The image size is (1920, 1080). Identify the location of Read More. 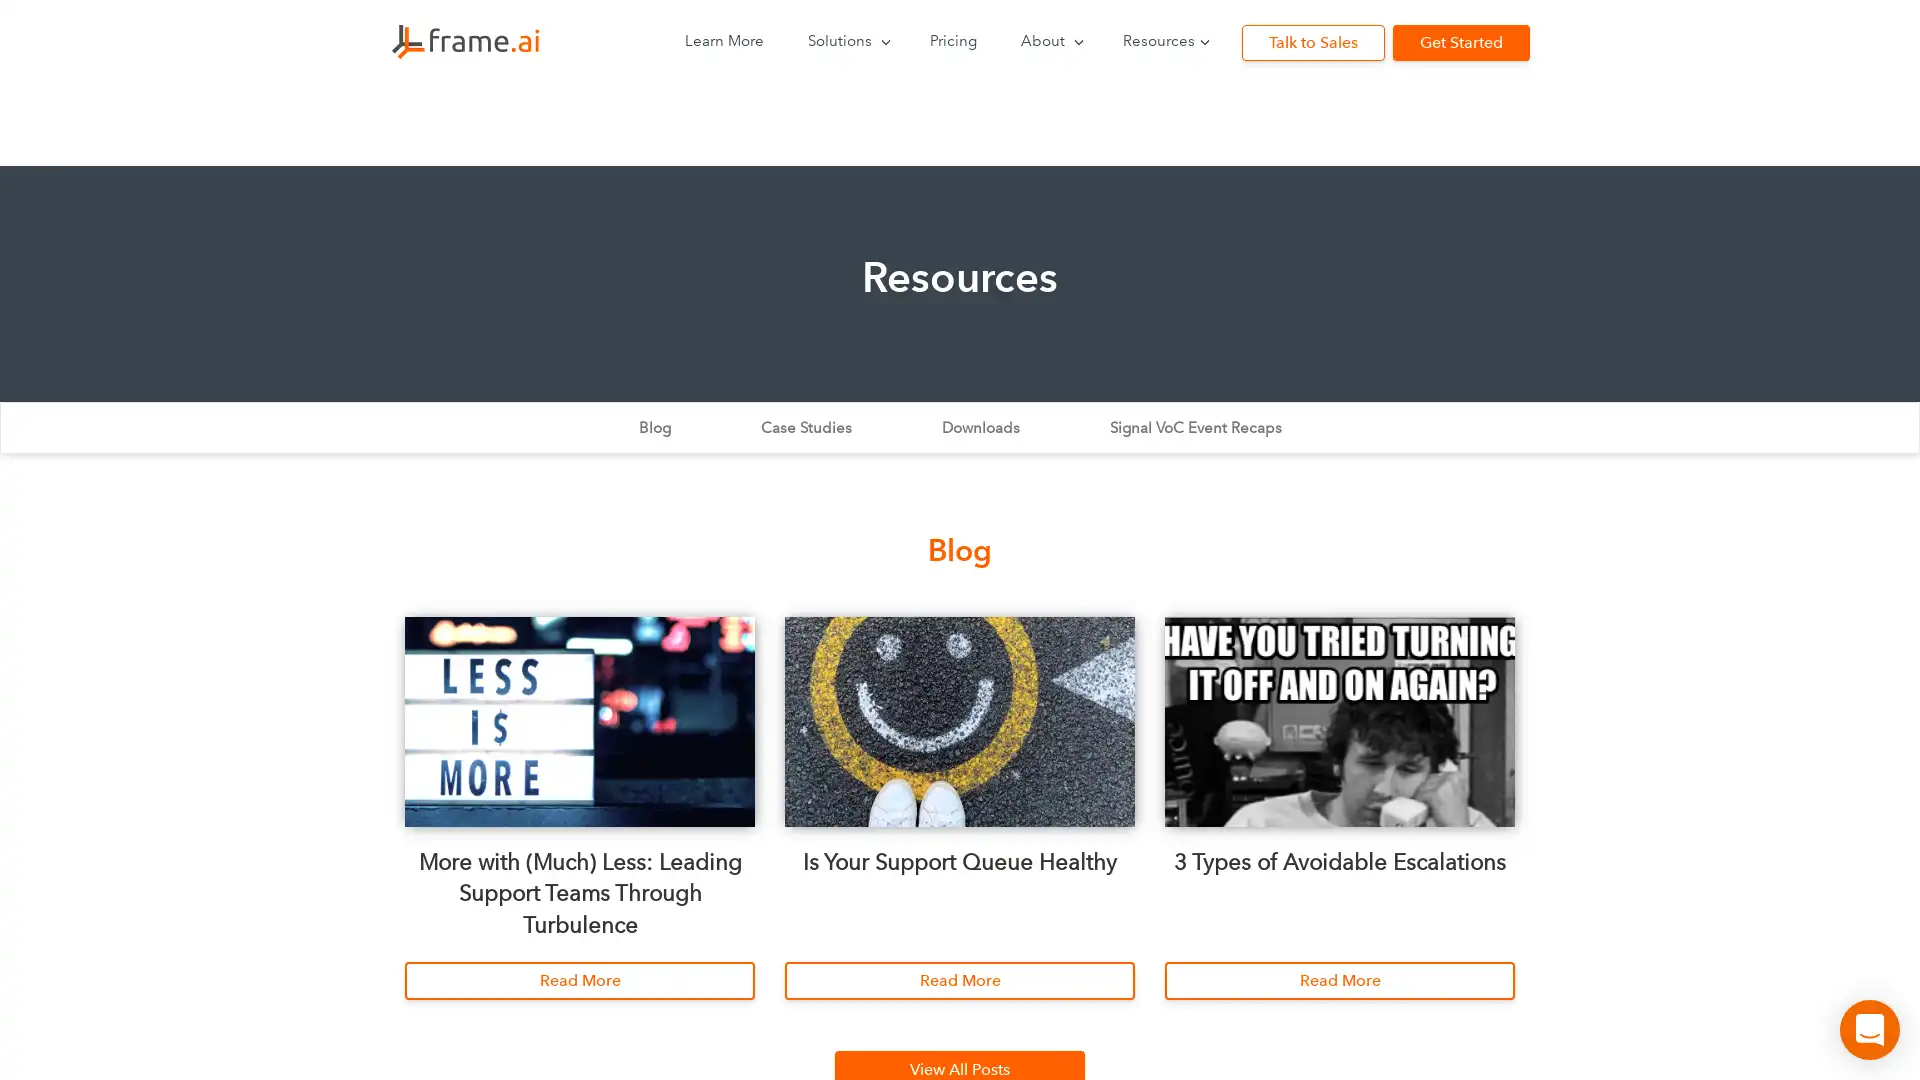
(1339, 979).